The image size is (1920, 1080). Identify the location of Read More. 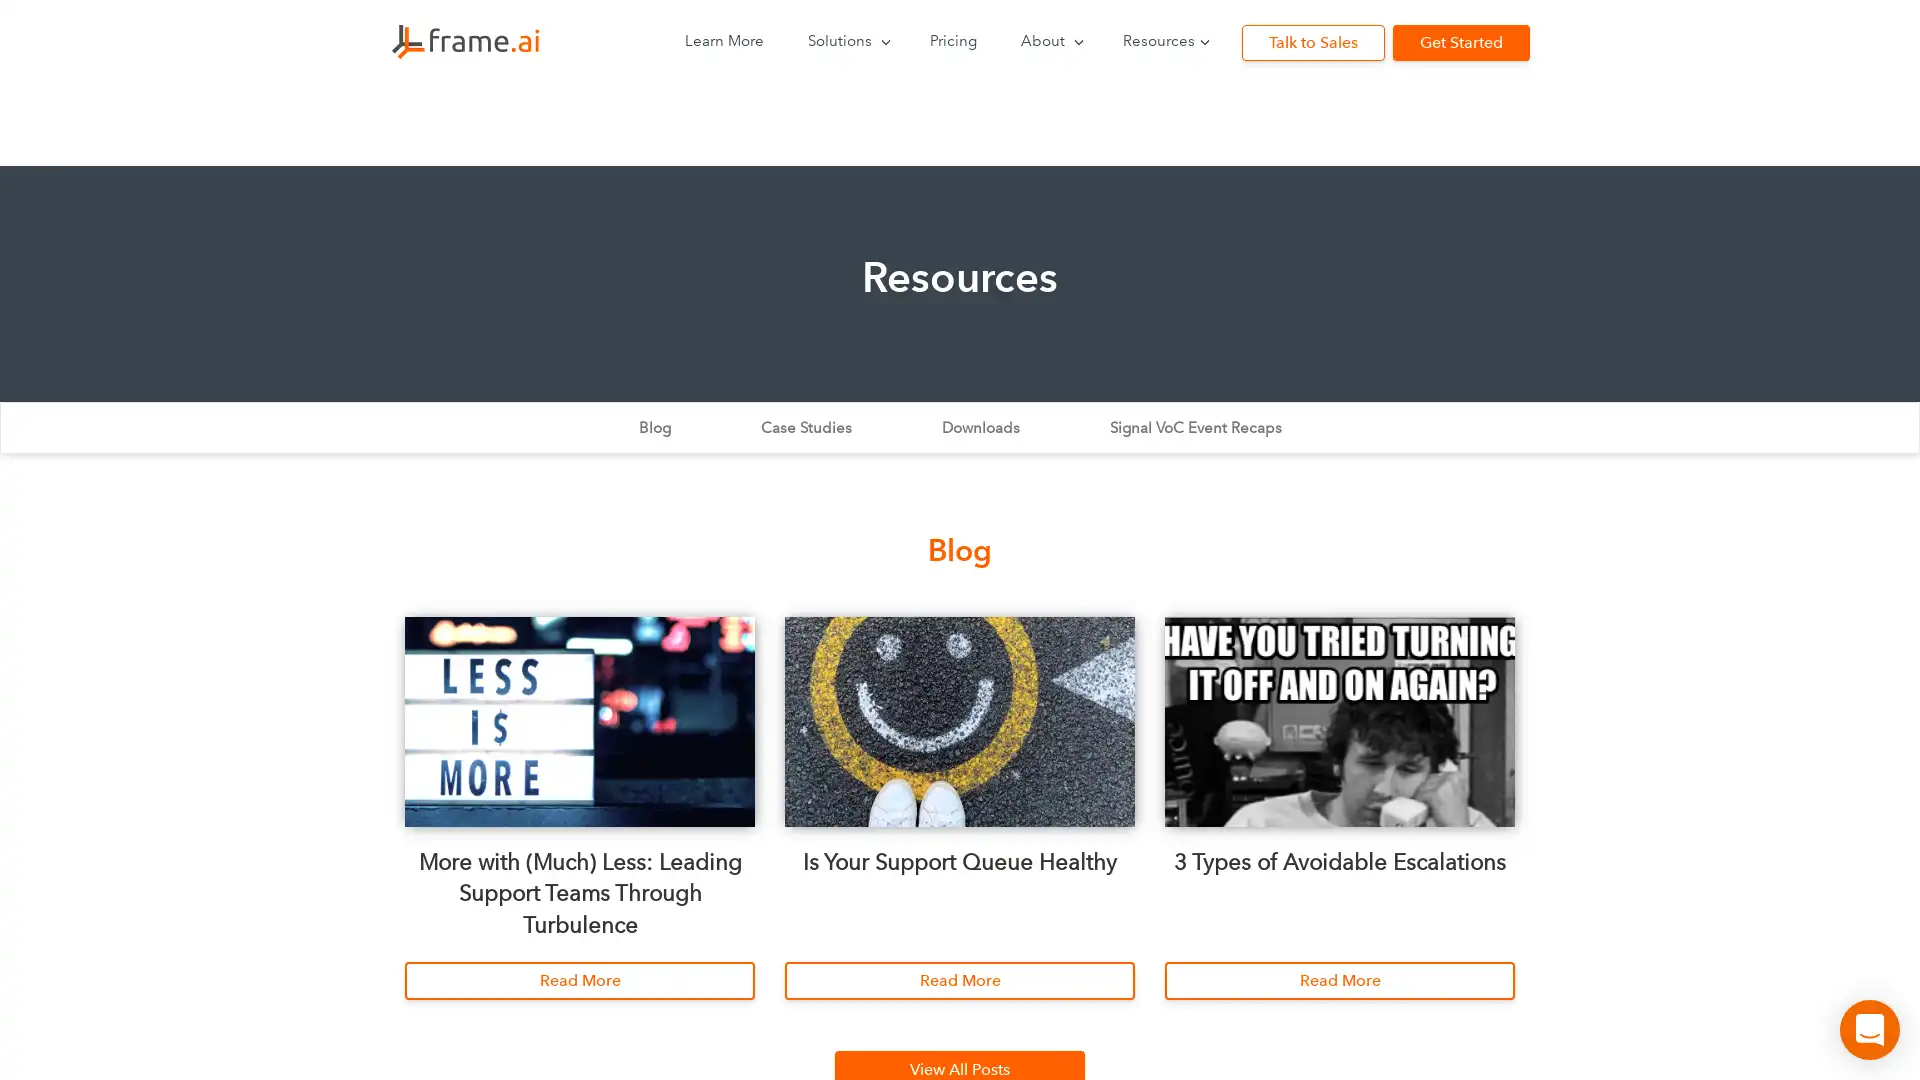
(1339, 979).